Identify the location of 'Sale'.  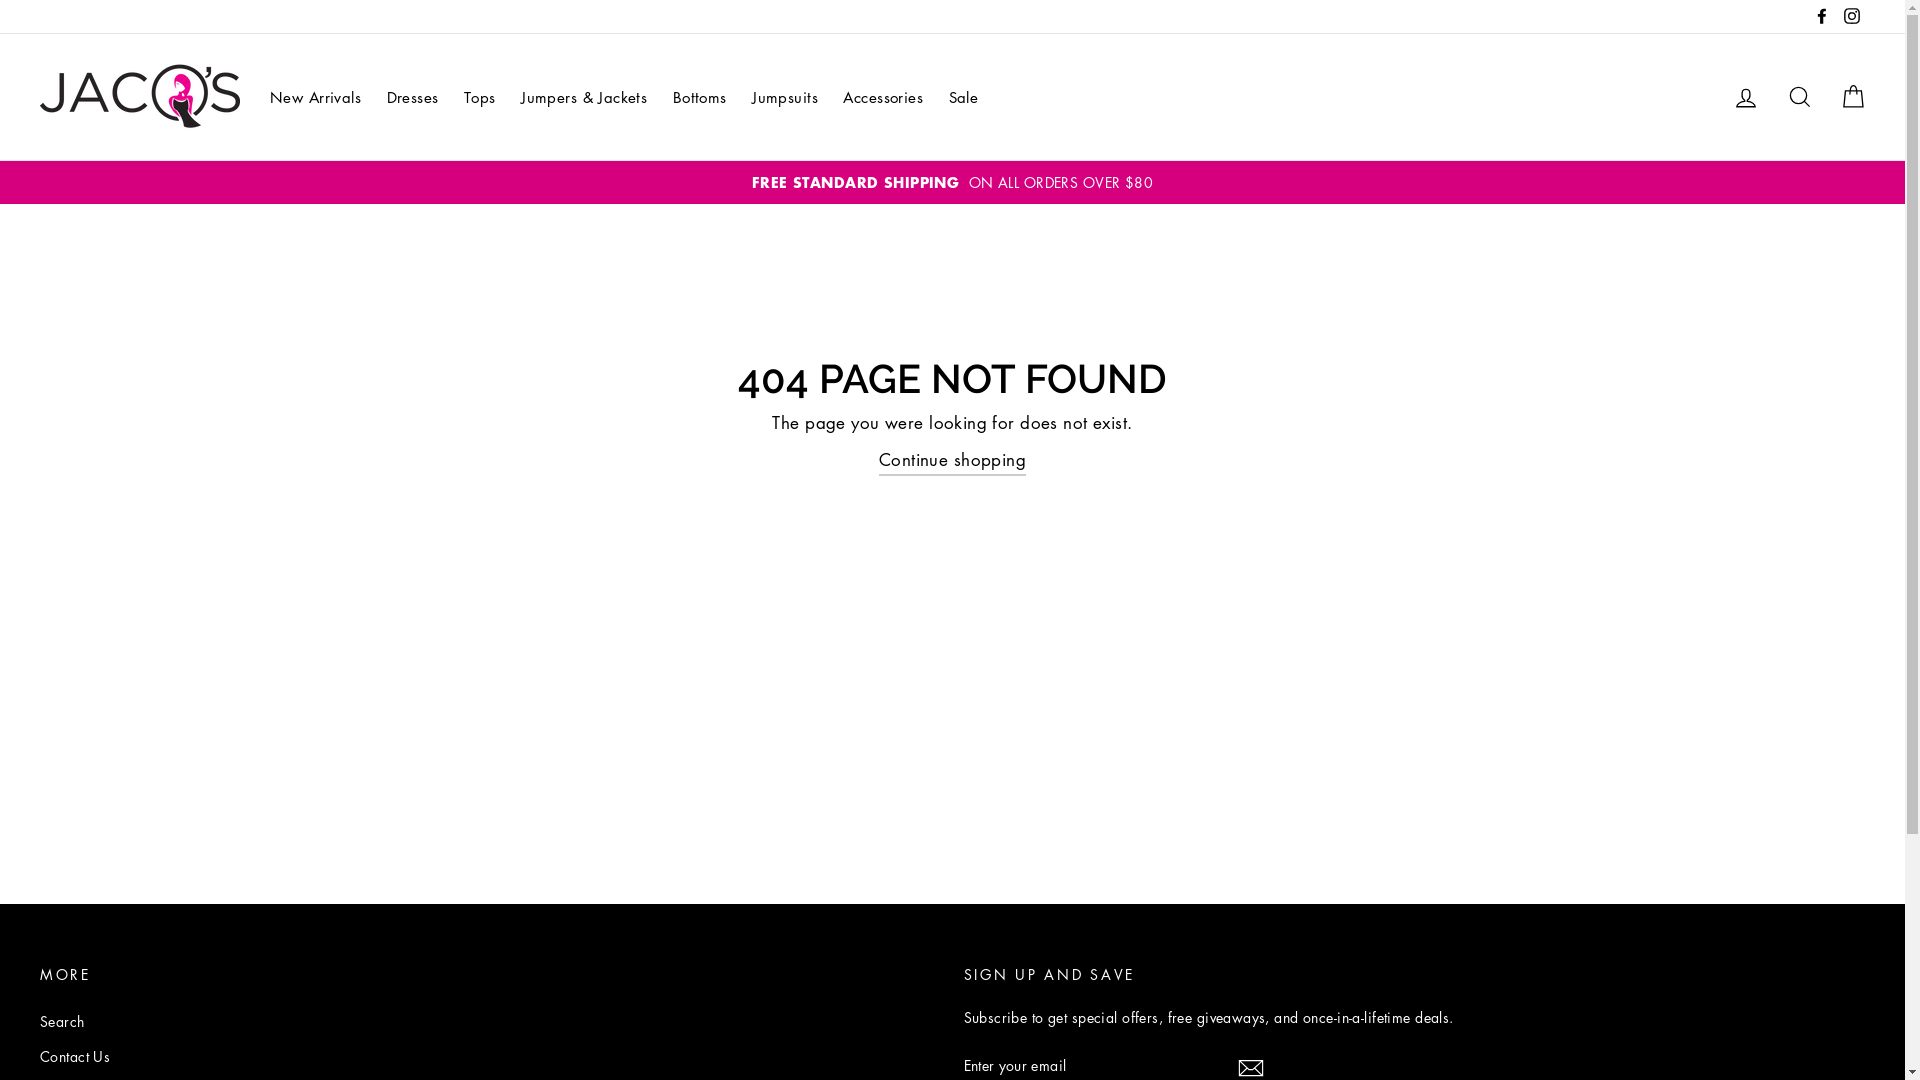
(964, 97).